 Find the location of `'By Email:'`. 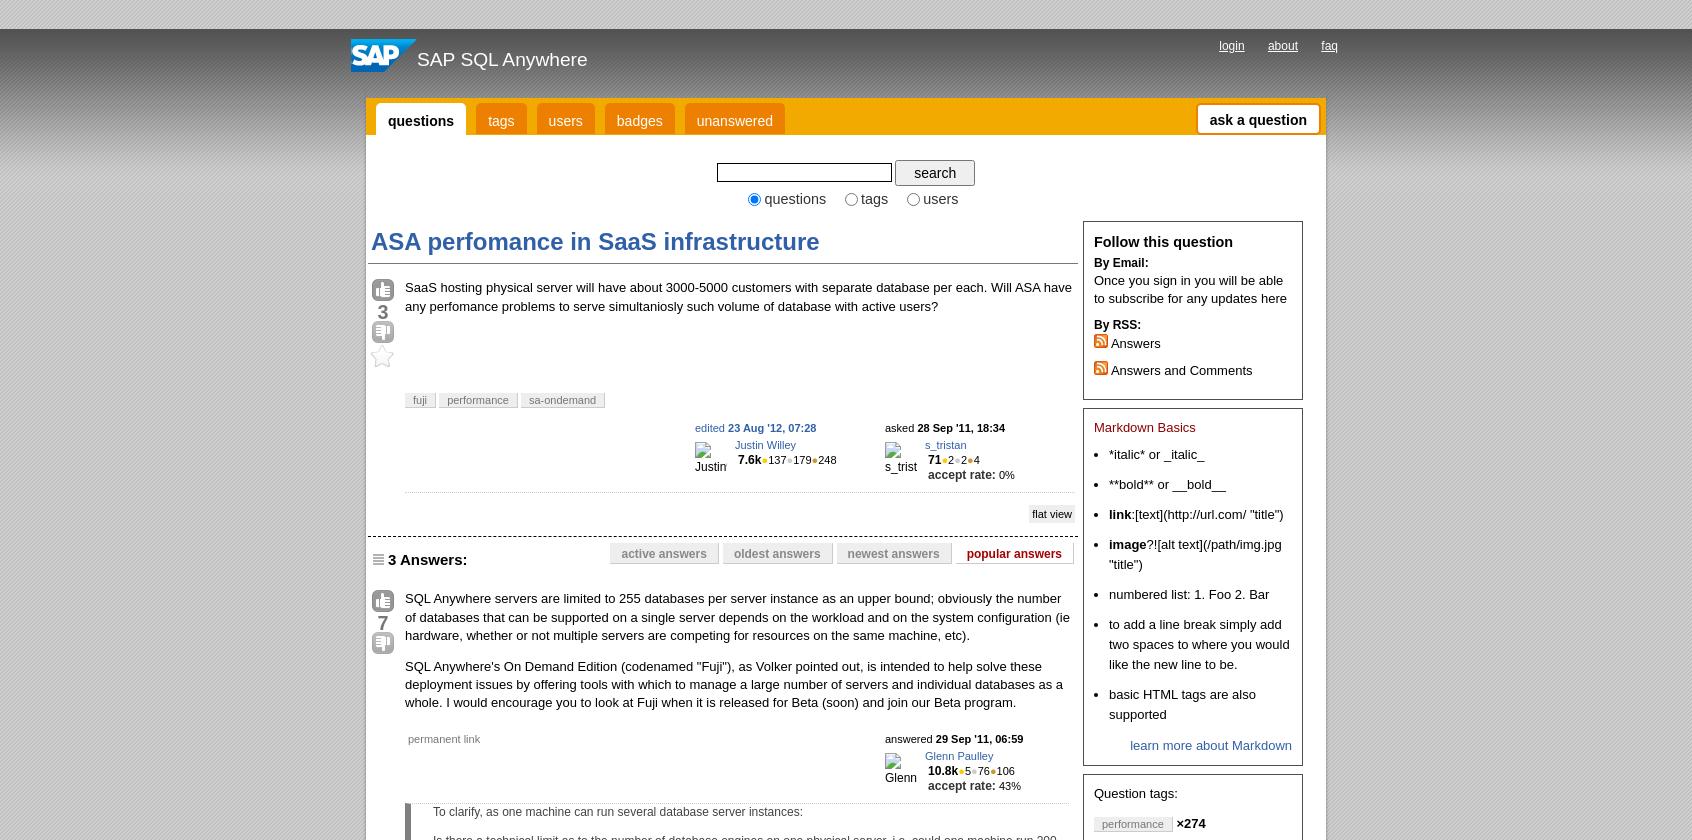

'By Email:' is located at coordinates (1094, 261).